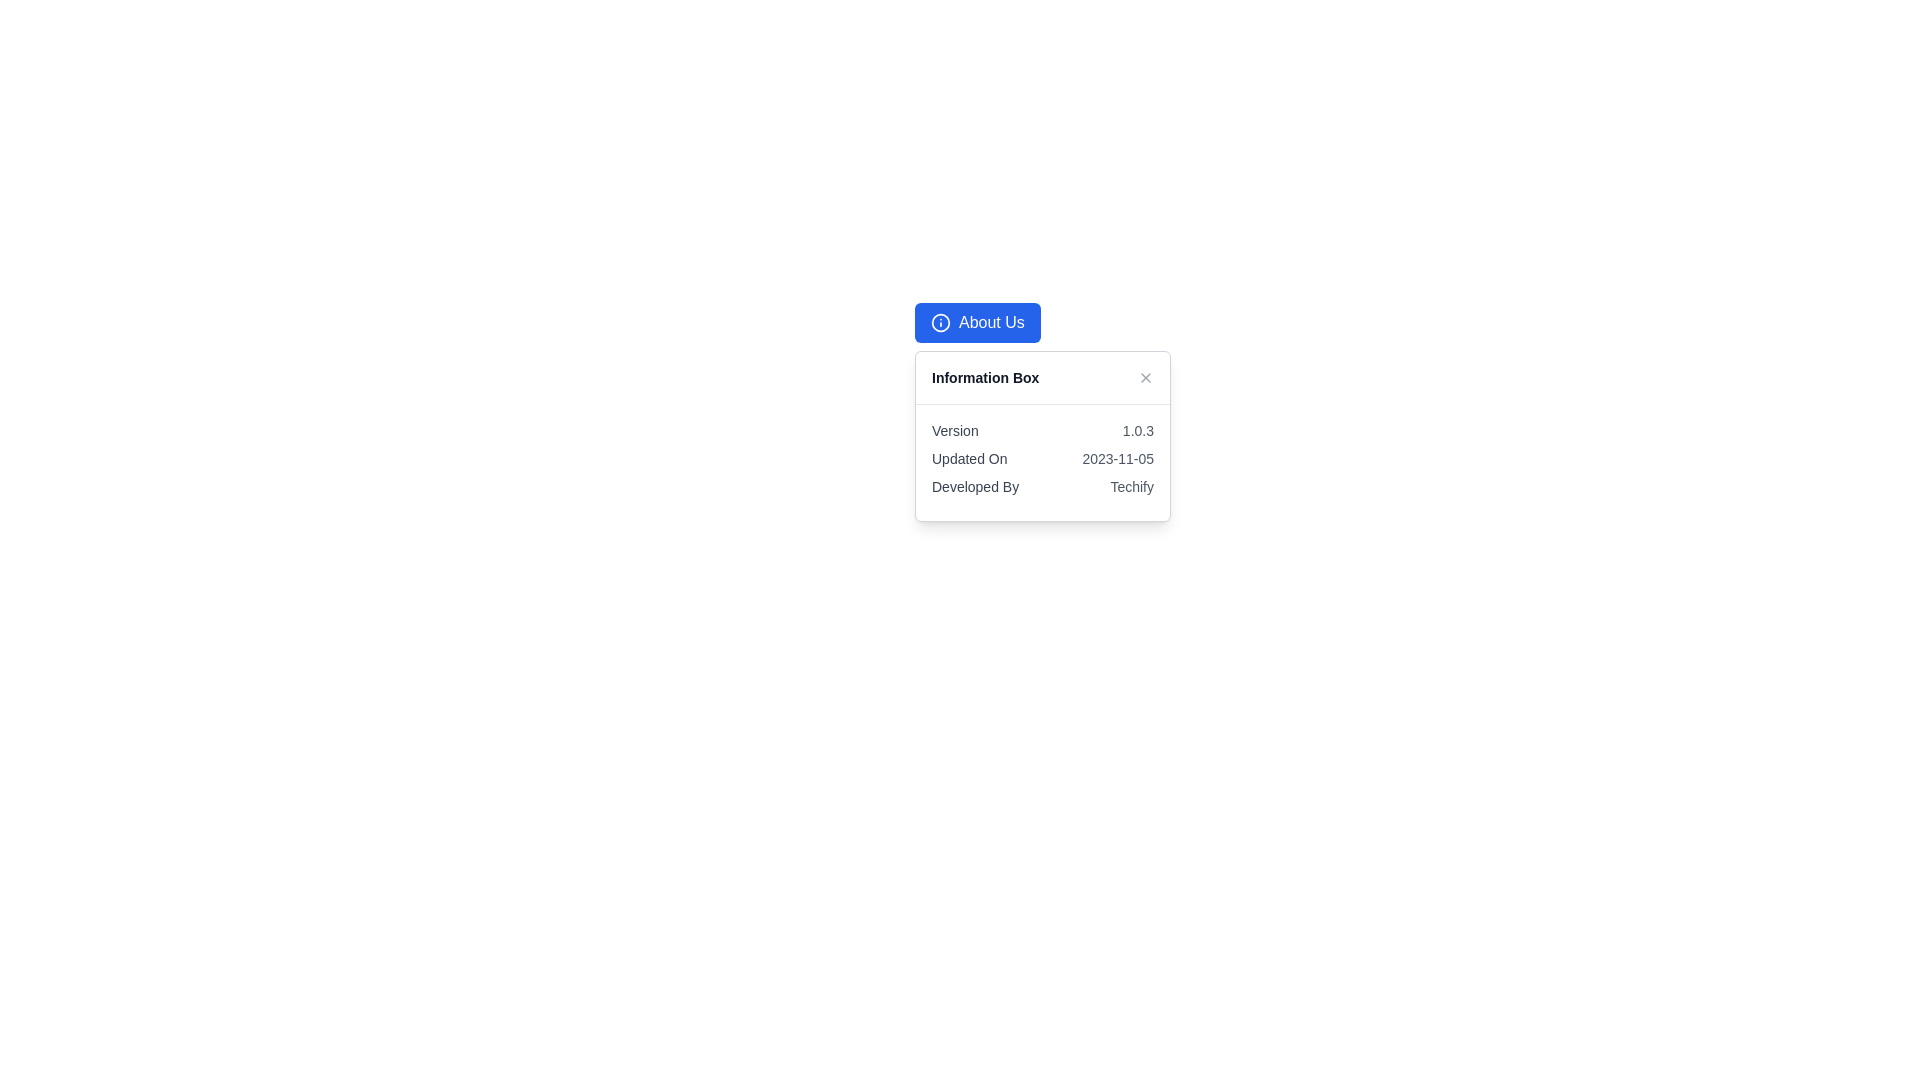  I want to click on the 'About Us' graphic icon located at the top left of the 'About Us' button component, so click(939, 322).